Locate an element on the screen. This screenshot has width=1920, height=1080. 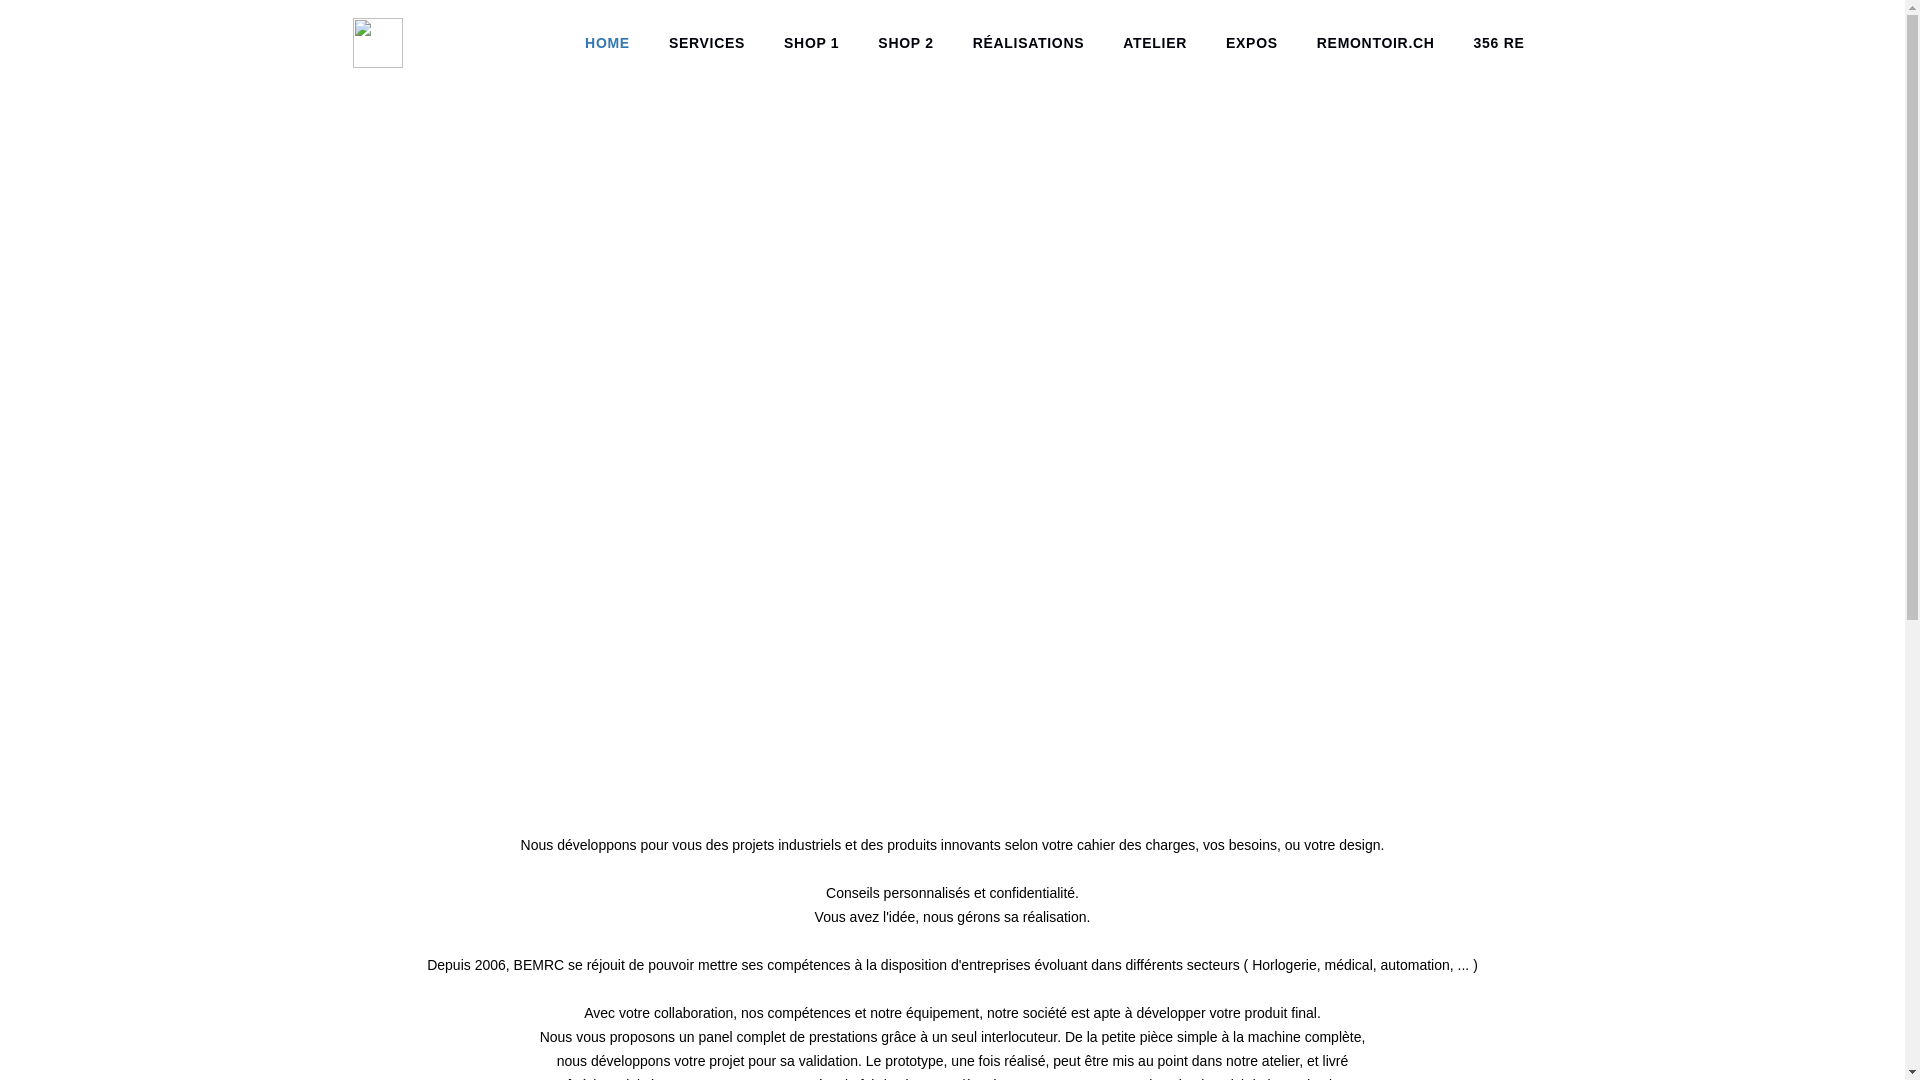
'SHOP 2' is located at coordinates (904, 43).